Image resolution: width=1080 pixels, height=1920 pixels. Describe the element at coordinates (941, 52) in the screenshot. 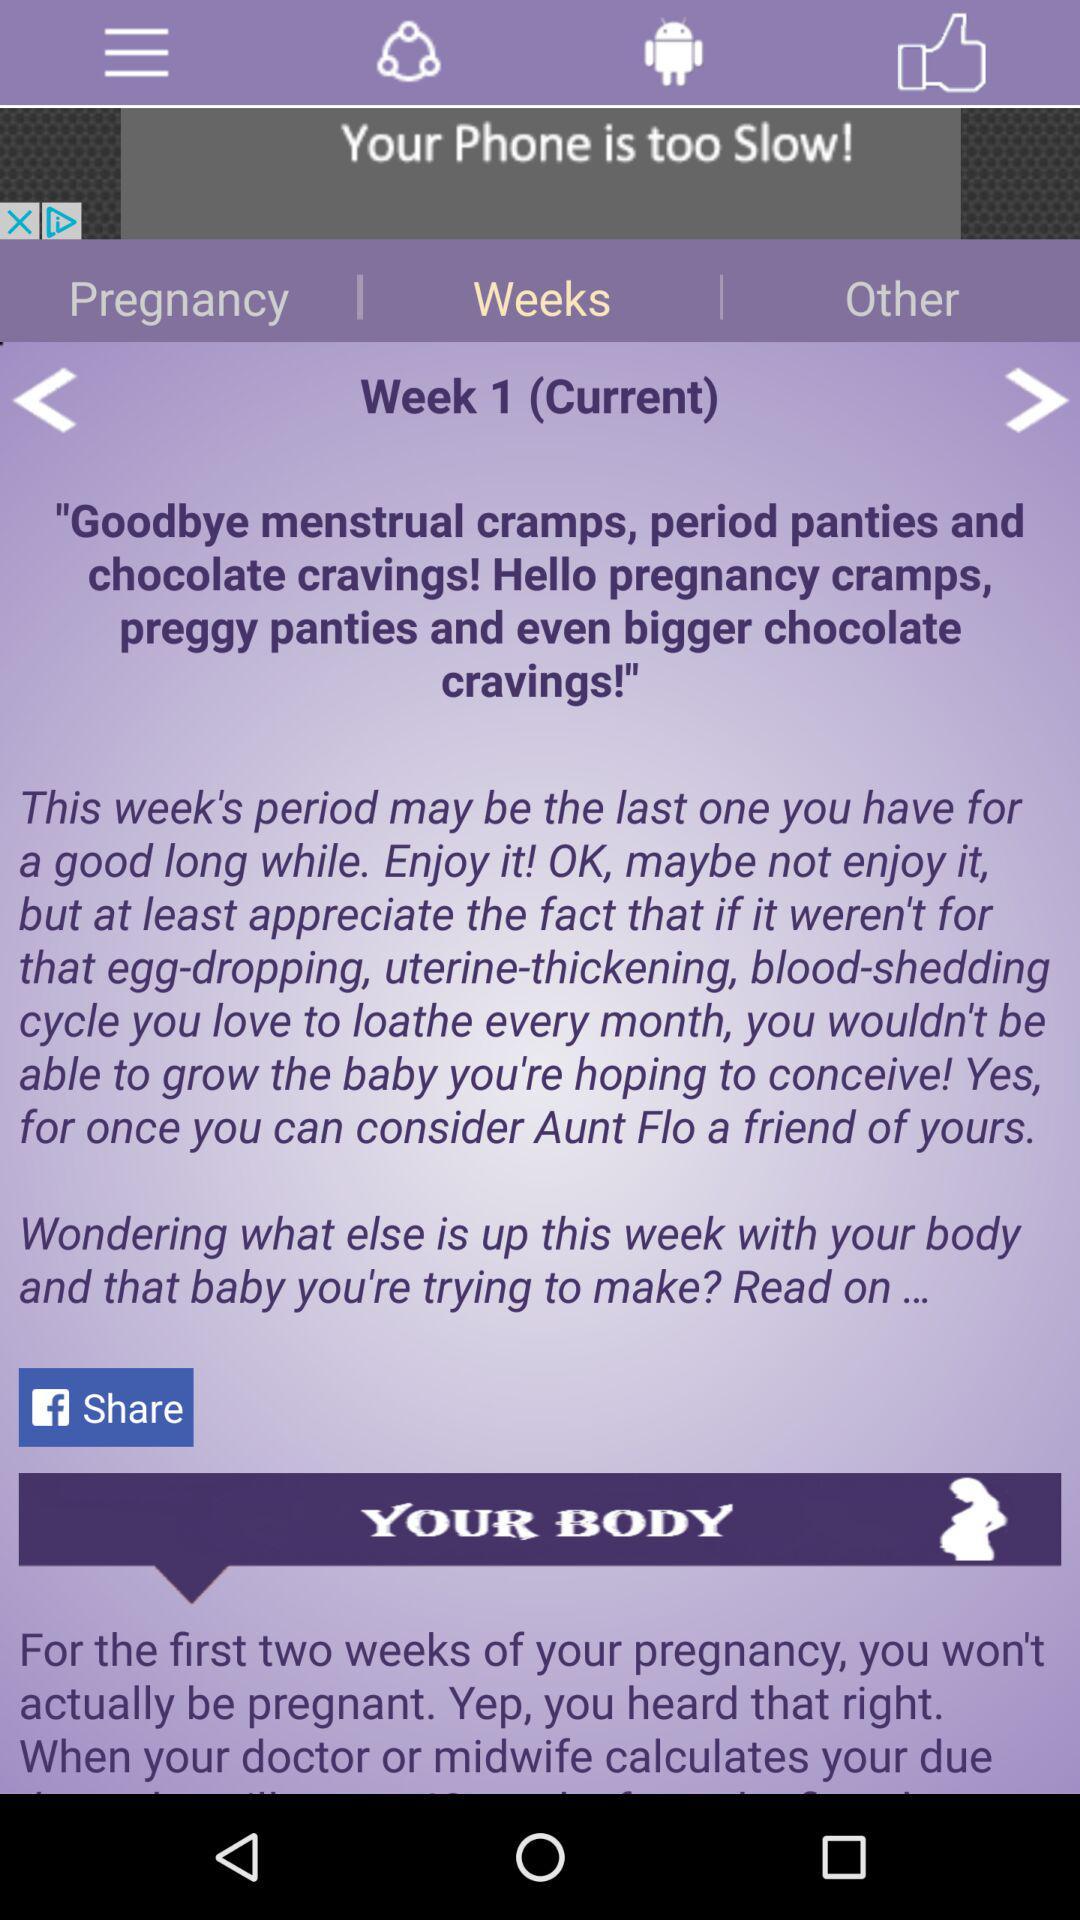

I see `like this page` at that location.